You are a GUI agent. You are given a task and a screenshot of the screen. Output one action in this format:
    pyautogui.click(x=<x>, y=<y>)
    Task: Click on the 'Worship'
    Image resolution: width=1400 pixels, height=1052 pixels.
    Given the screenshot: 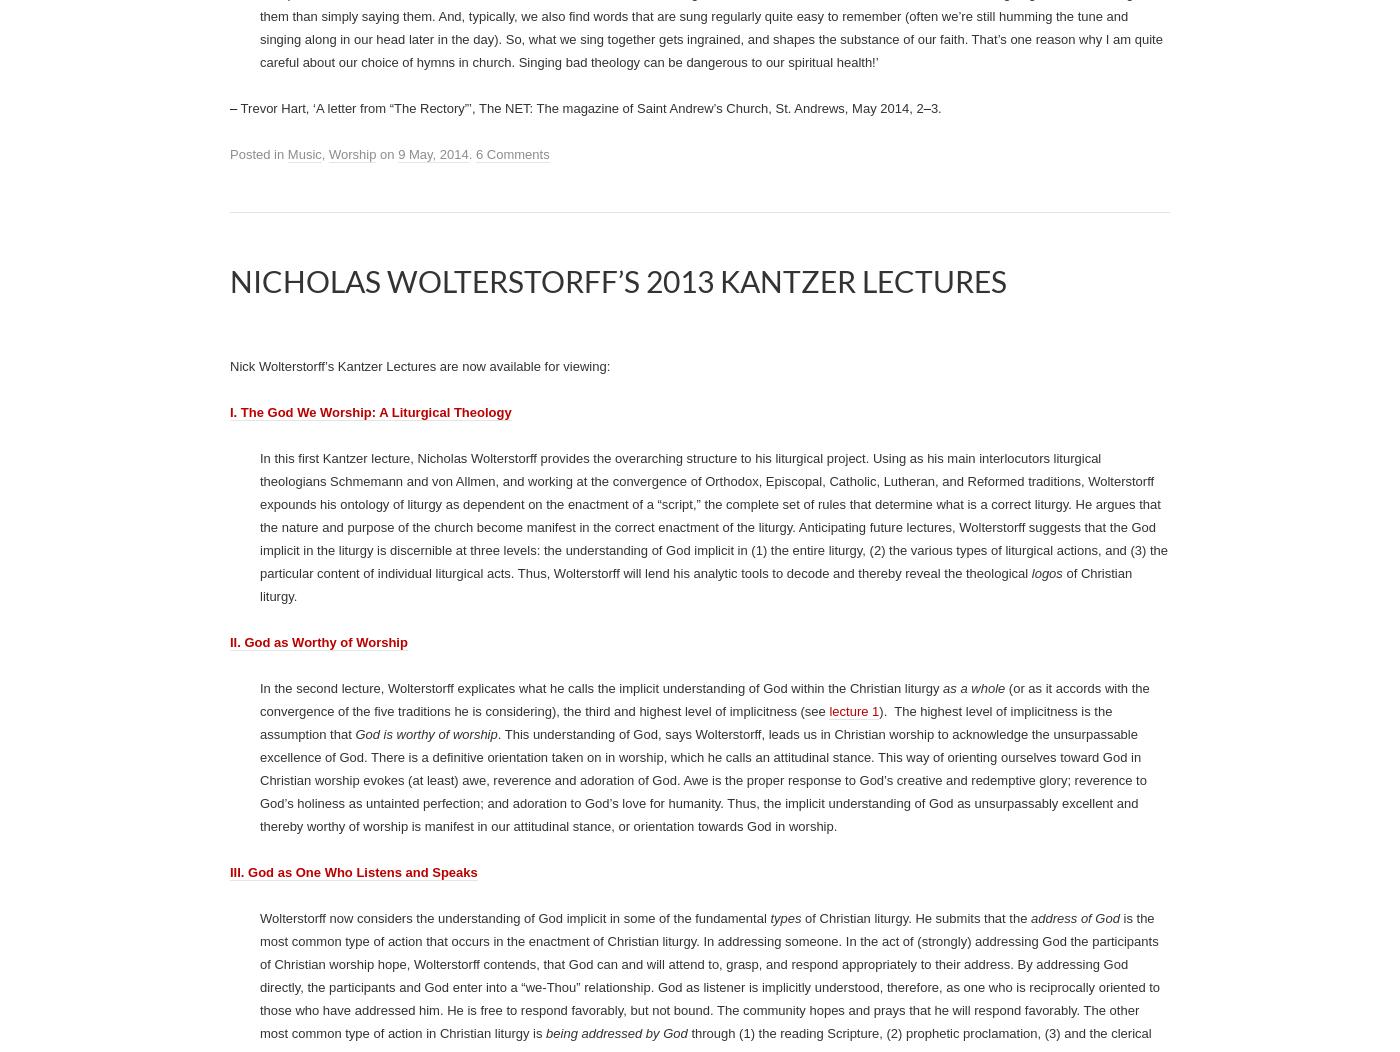 What is the action you would take?
    pyautogui.click(x=352, y=471)
    